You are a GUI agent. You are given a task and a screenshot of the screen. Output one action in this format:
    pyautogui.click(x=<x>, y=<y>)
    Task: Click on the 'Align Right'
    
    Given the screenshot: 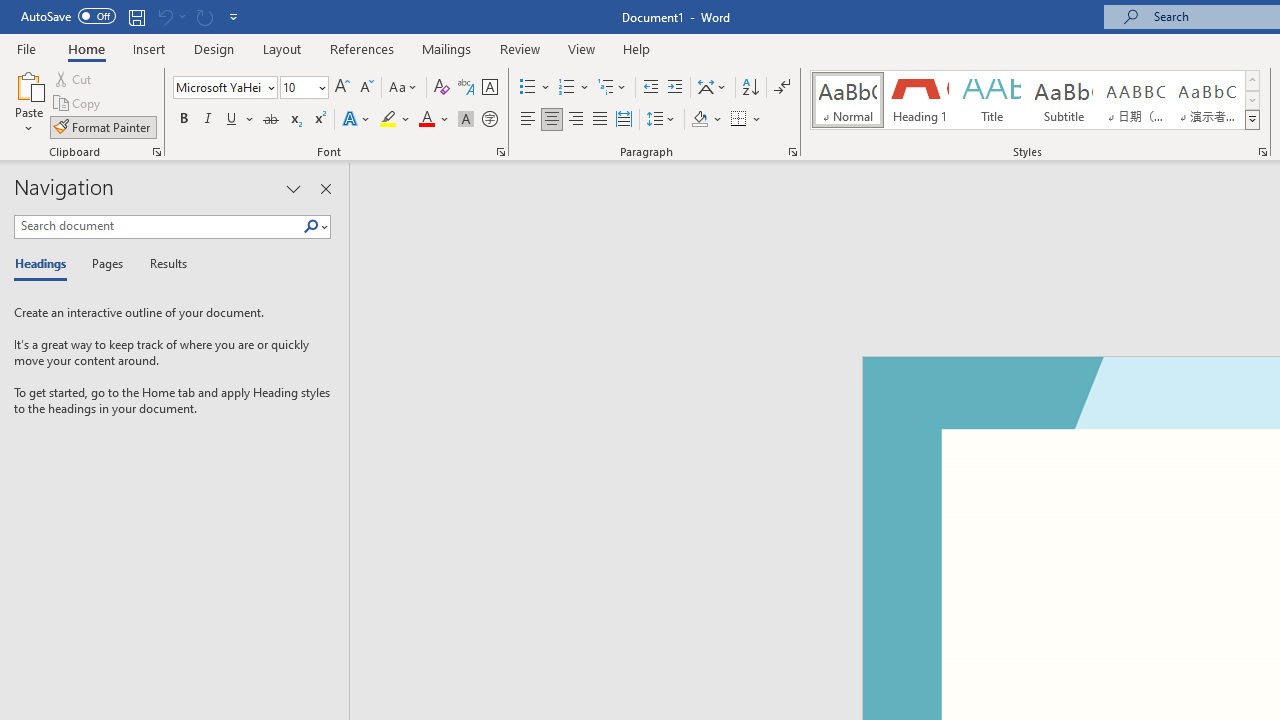 What is the action you would take?
    pyautogui.click(x=575, y=119)
    